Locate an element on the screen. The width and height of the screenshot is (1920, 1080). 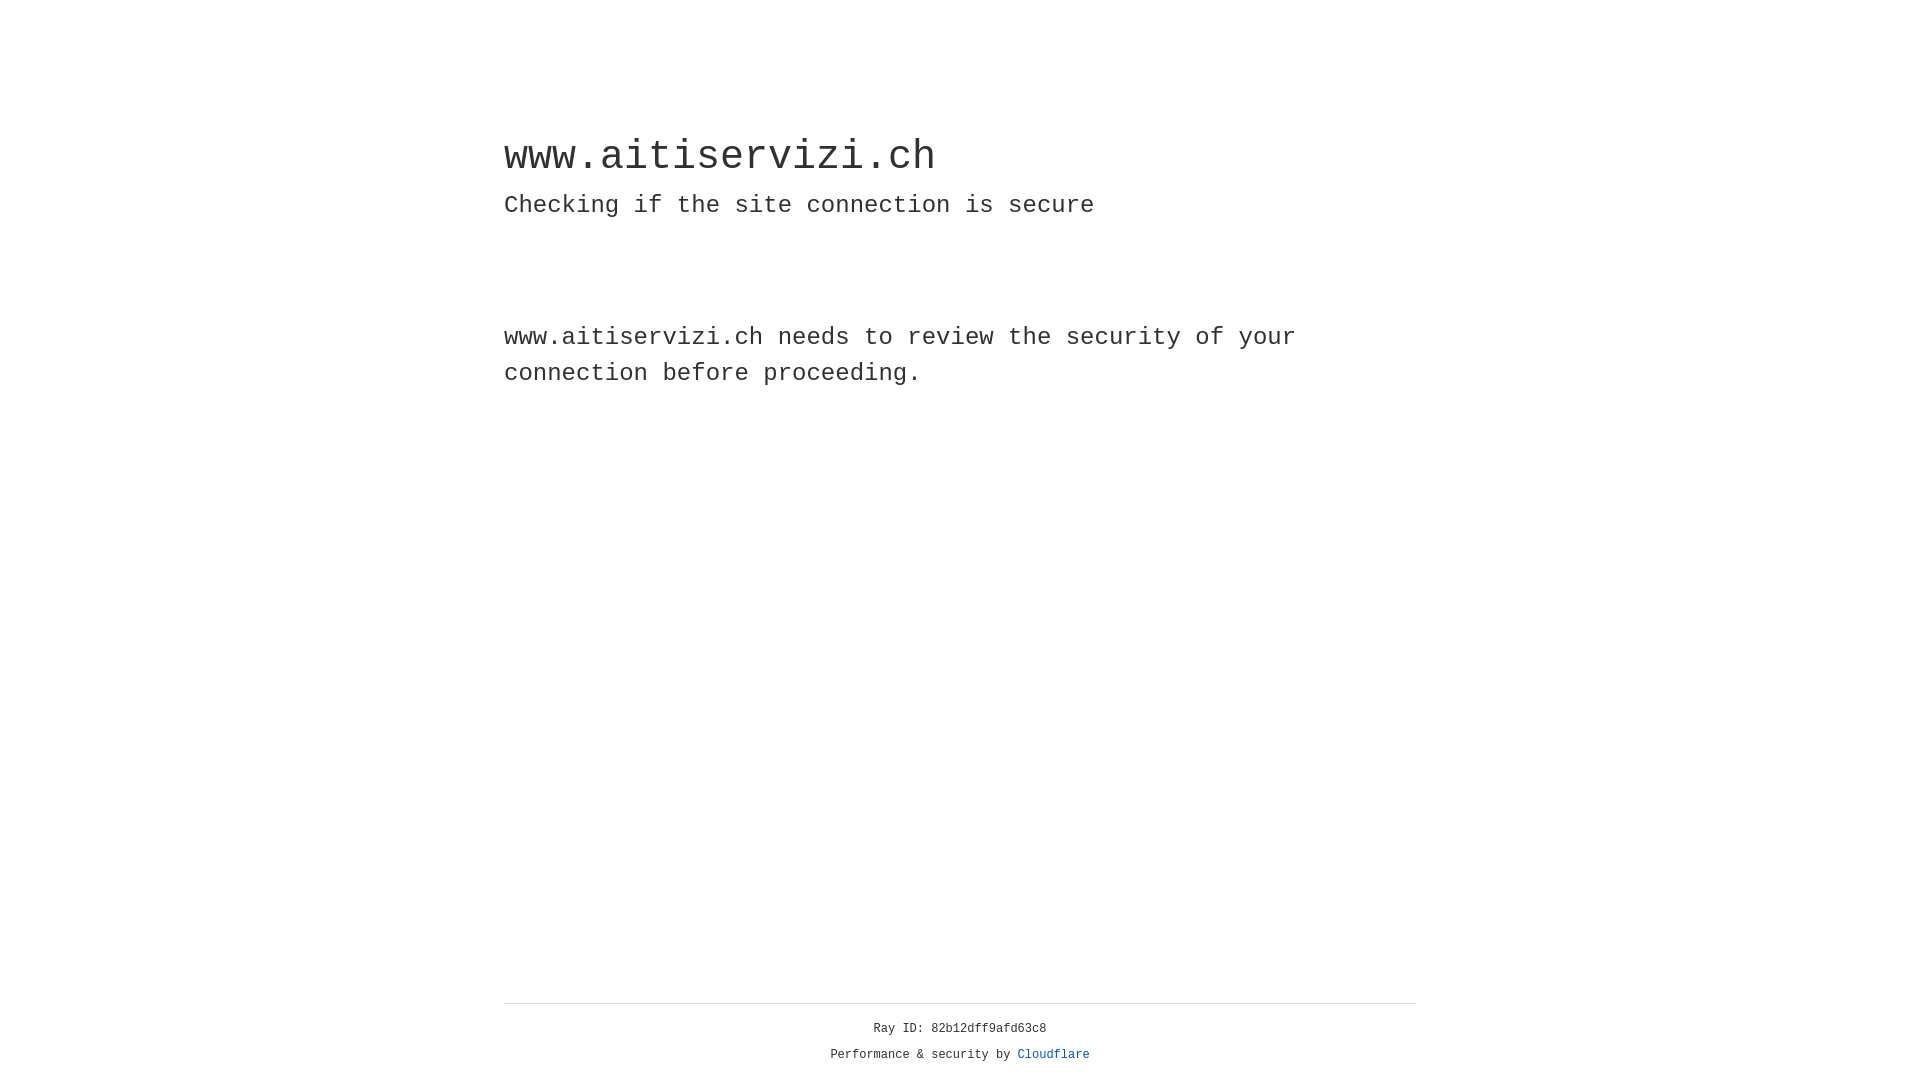
'Cloudflare' is located at coordinates (1017, 1054).